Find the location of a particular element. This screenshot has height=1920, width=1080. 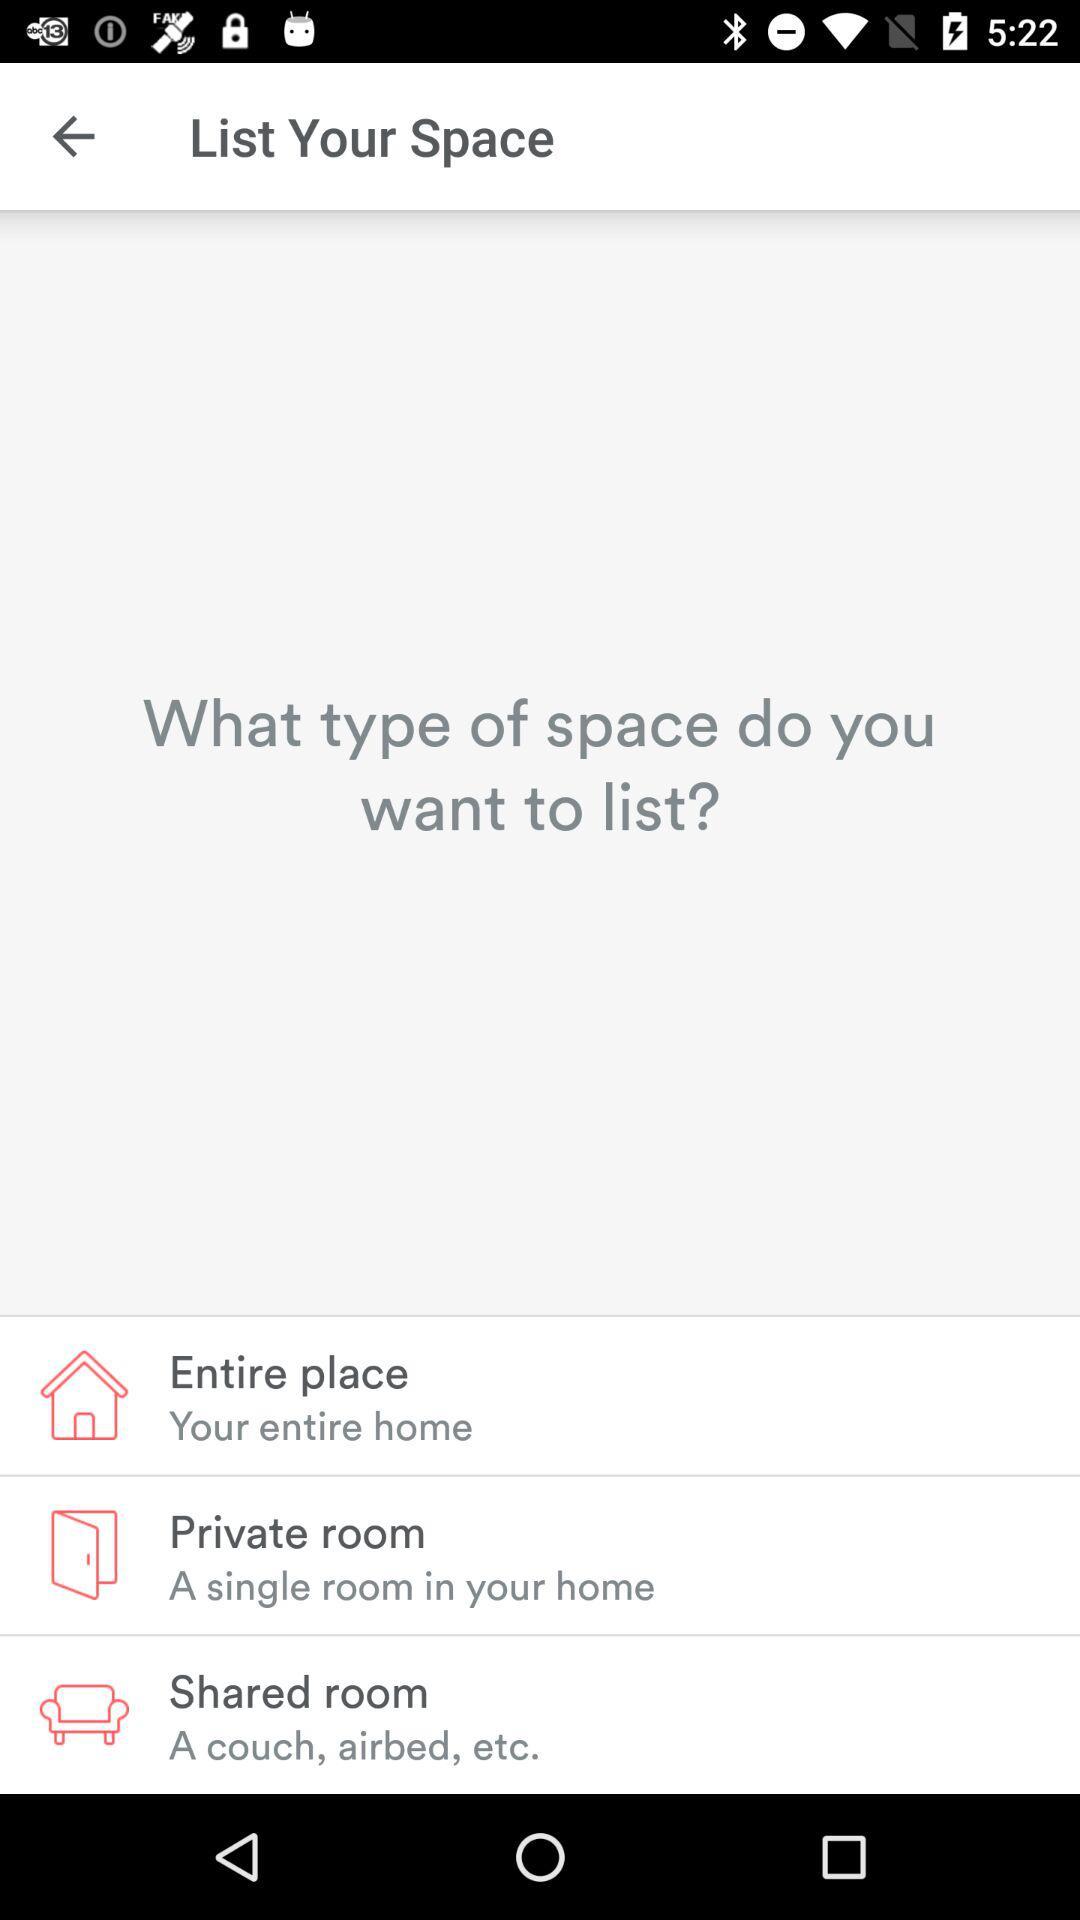

the icon above the what type of is located at coordinates (72, 135).